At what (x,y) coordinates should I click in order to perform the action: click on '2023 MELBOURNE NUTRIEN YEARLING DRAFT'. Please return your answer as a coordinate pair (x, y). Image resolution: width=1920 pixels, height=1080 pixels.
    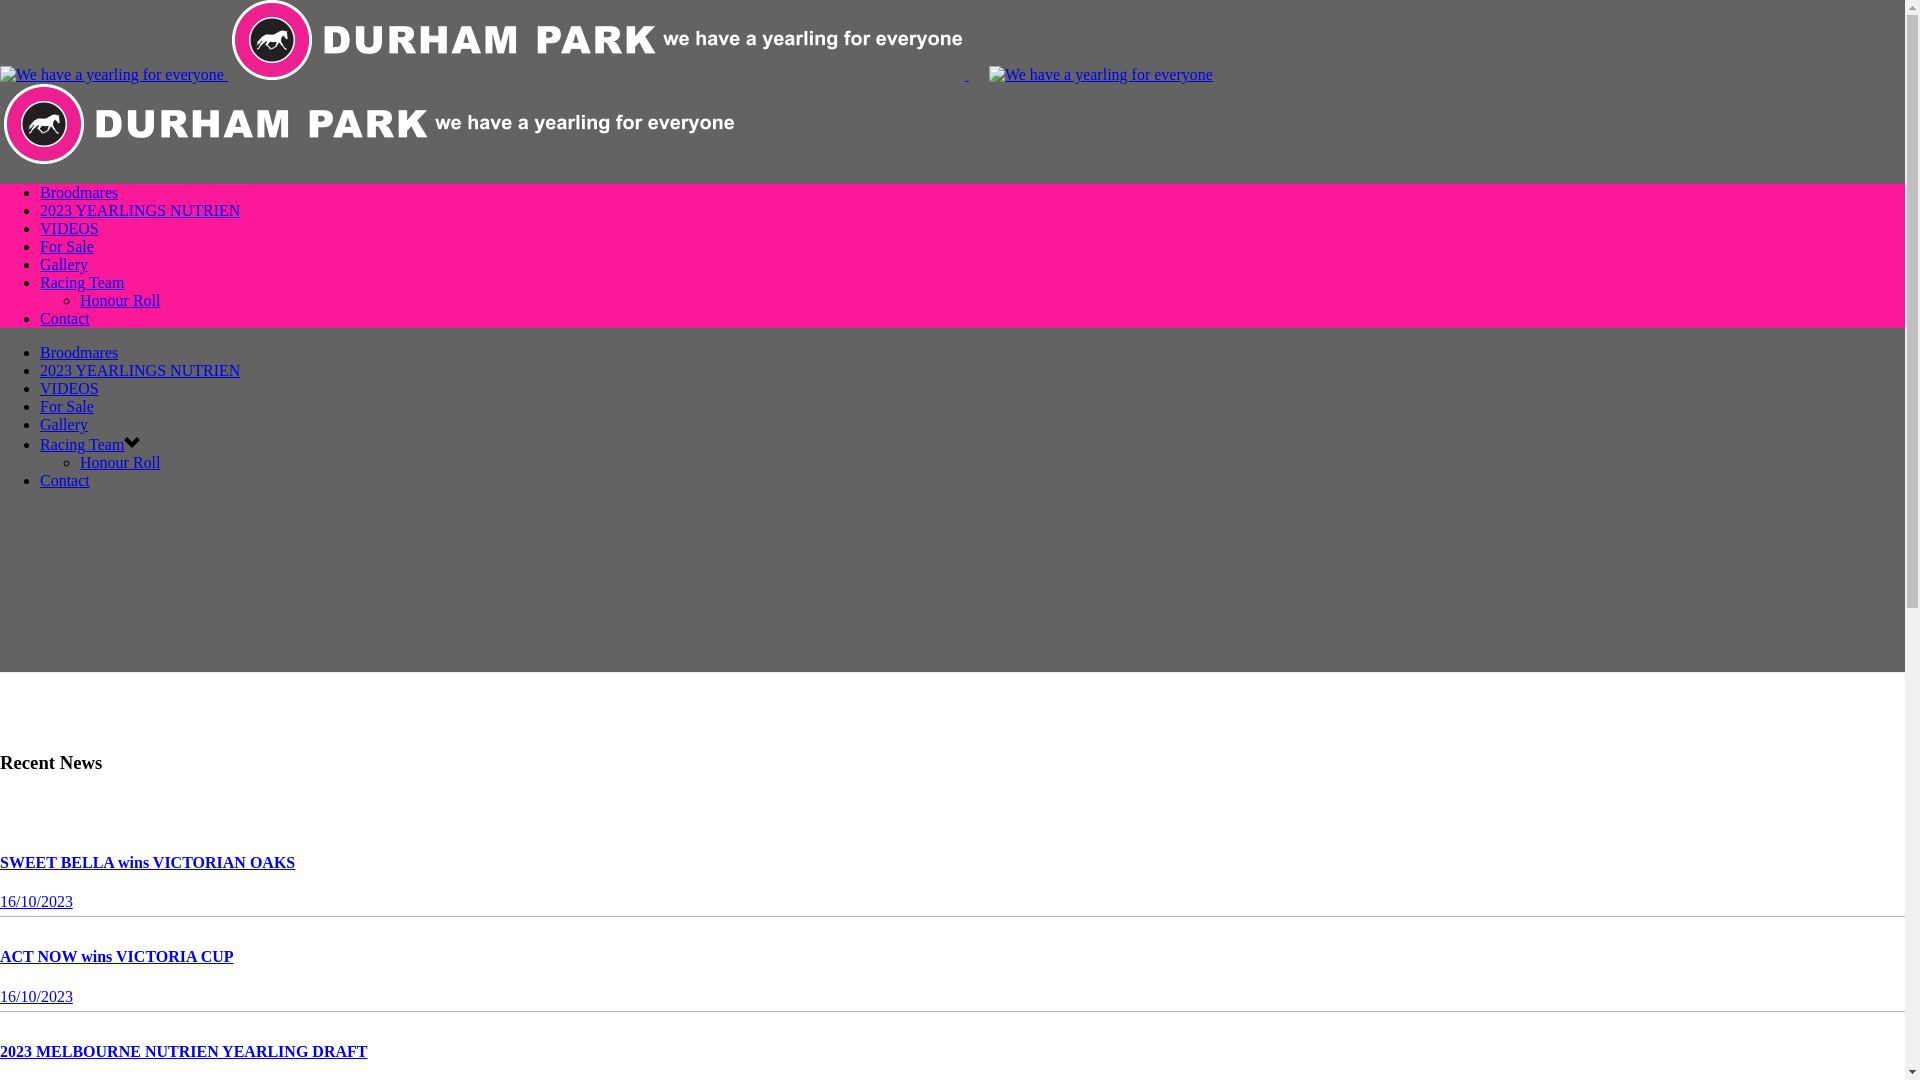
    Looking at the image, I should click on (183, 1050).